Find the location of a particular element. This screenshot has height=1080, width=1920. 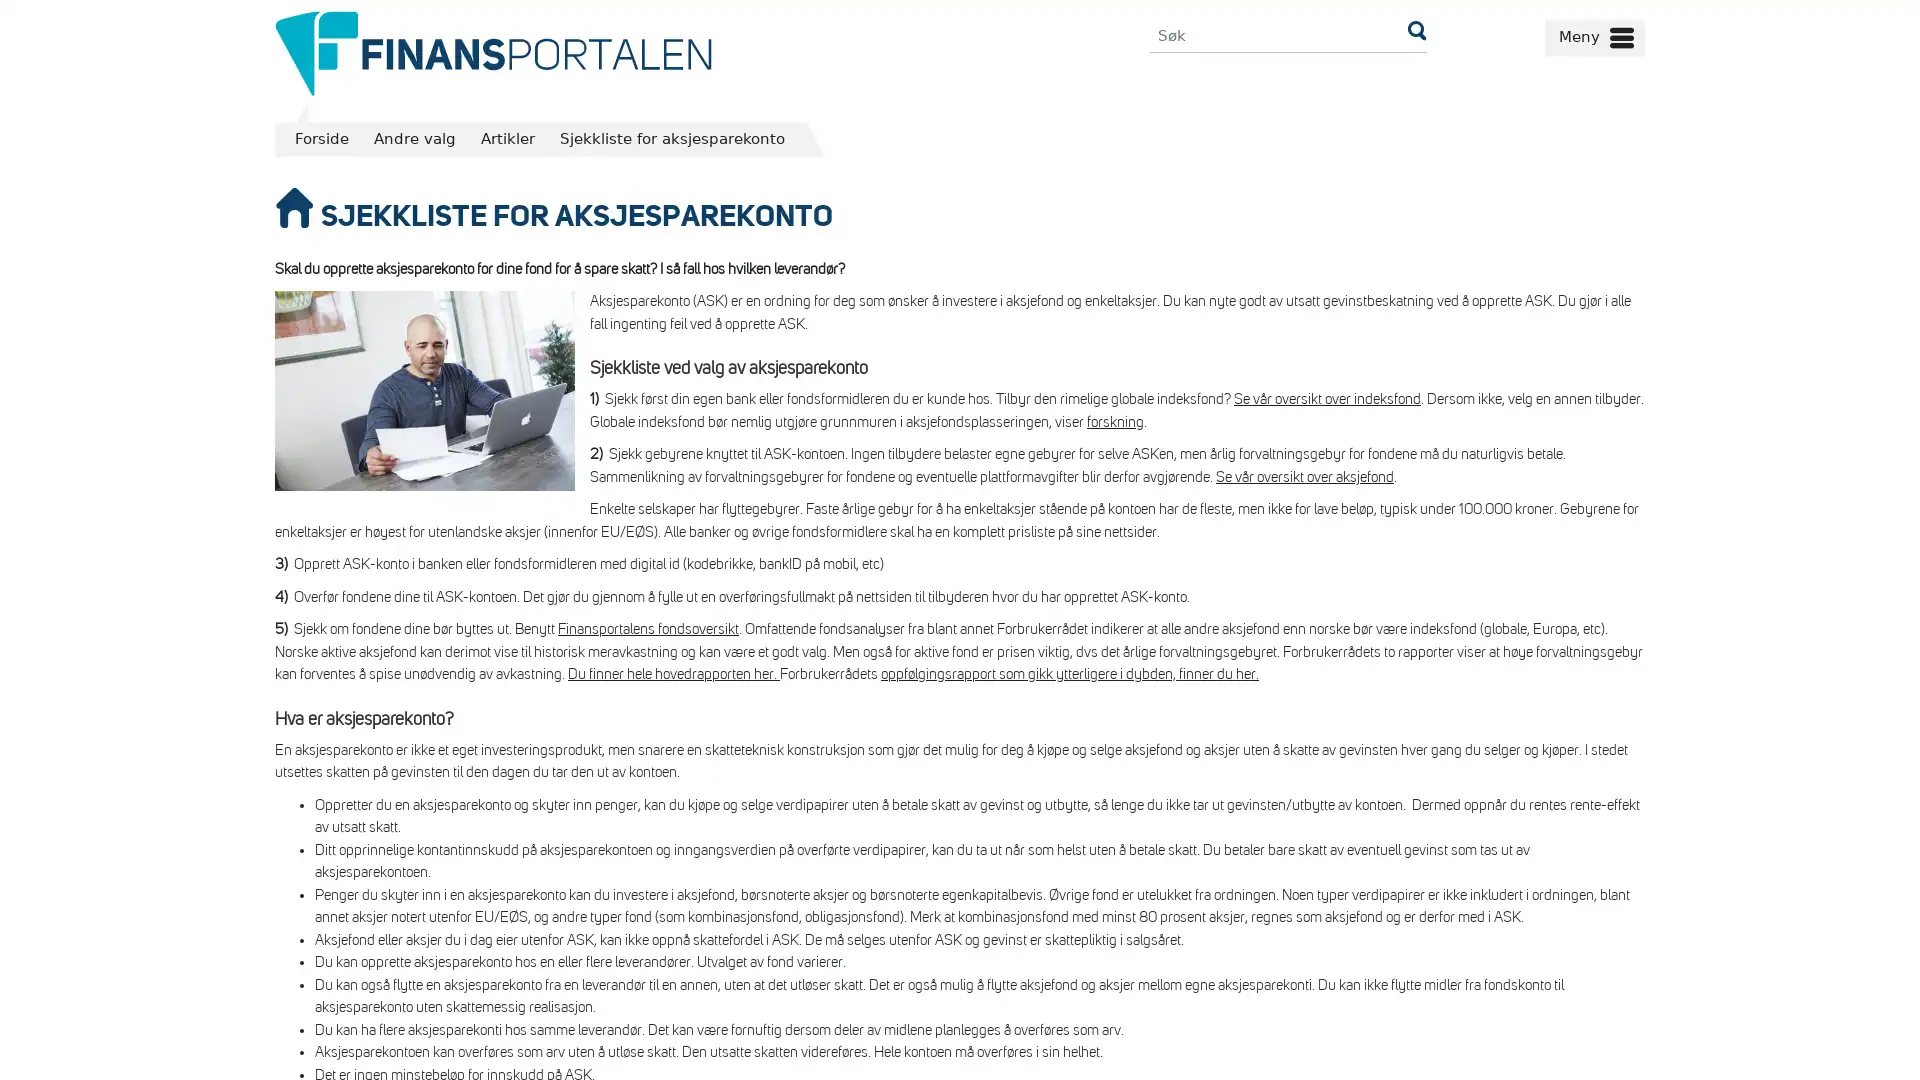

Knapp for sk is located at coordinates (1415, 35).